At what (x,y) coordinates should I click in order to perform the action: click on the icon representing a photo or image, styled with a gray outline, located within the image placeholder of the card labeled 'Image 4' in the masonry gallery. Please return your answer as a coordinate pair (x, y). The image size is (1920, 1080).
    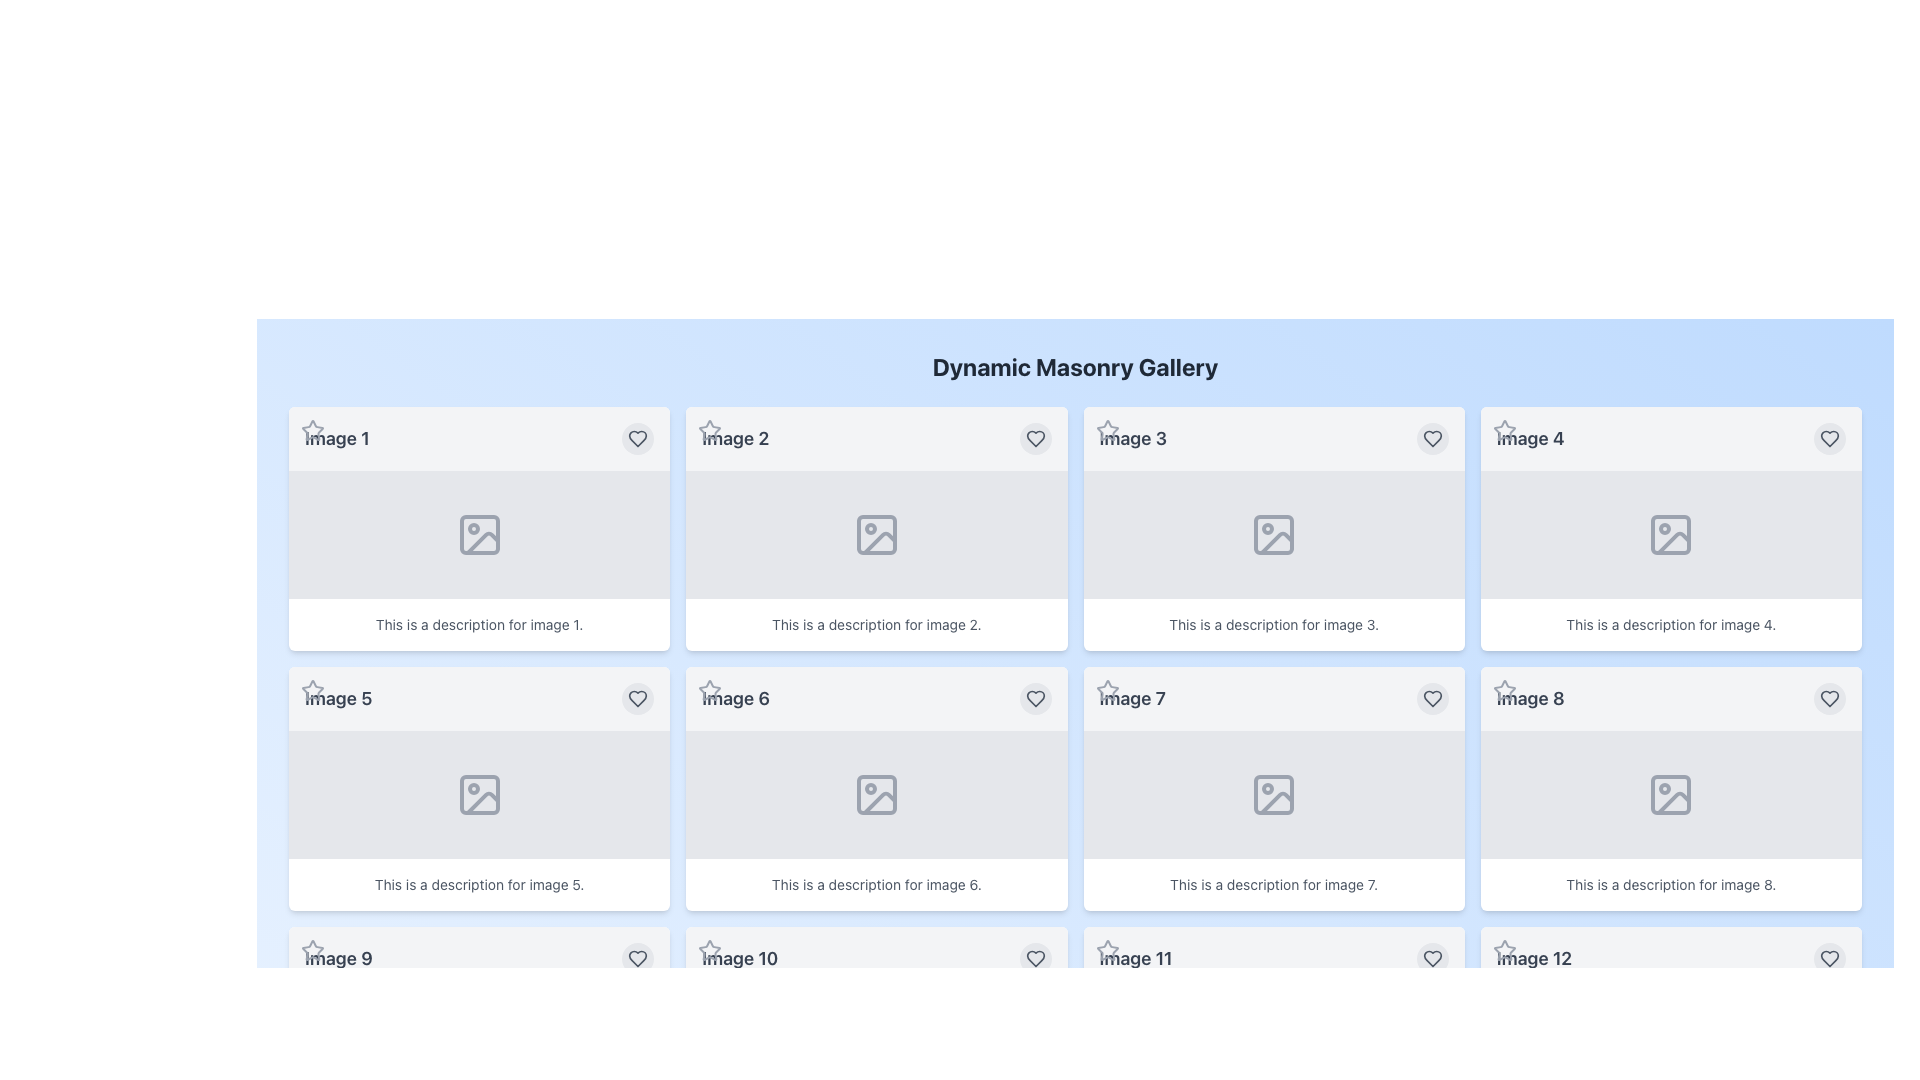
    Looking at the image, I should click on (1674, 543).